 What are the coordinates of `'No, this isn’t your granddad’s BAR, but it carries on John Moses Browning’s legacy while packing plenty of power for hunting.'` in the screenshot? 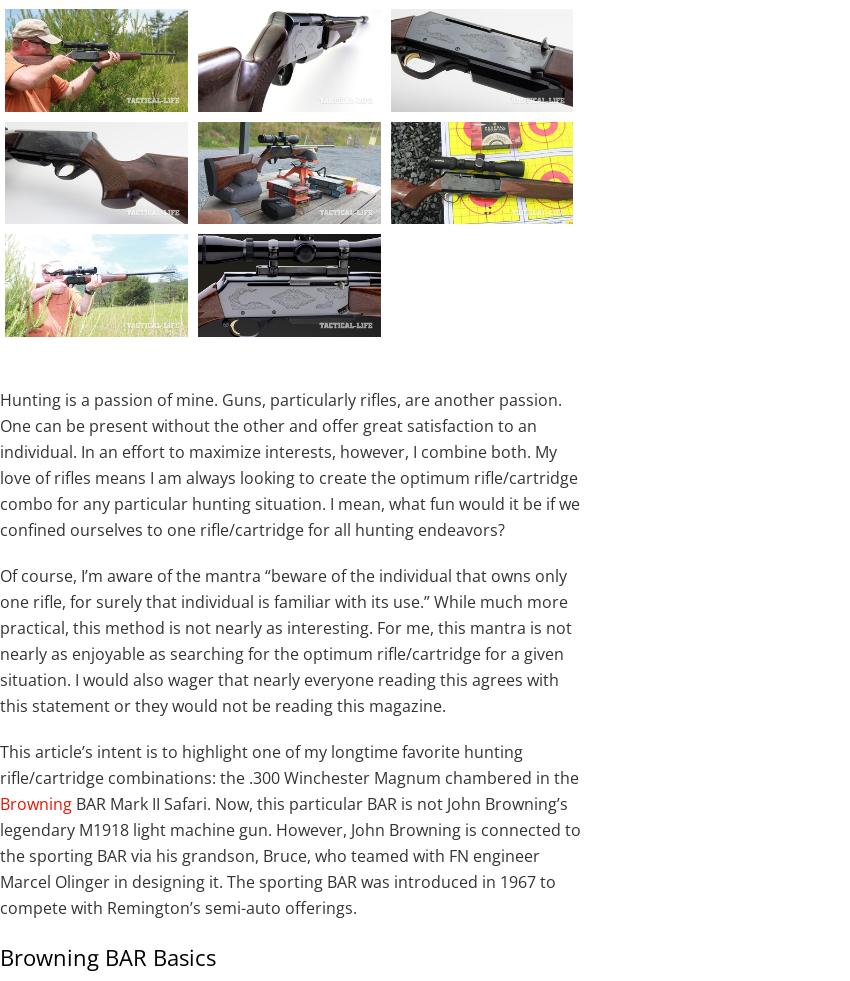 It's located at (94, 112).